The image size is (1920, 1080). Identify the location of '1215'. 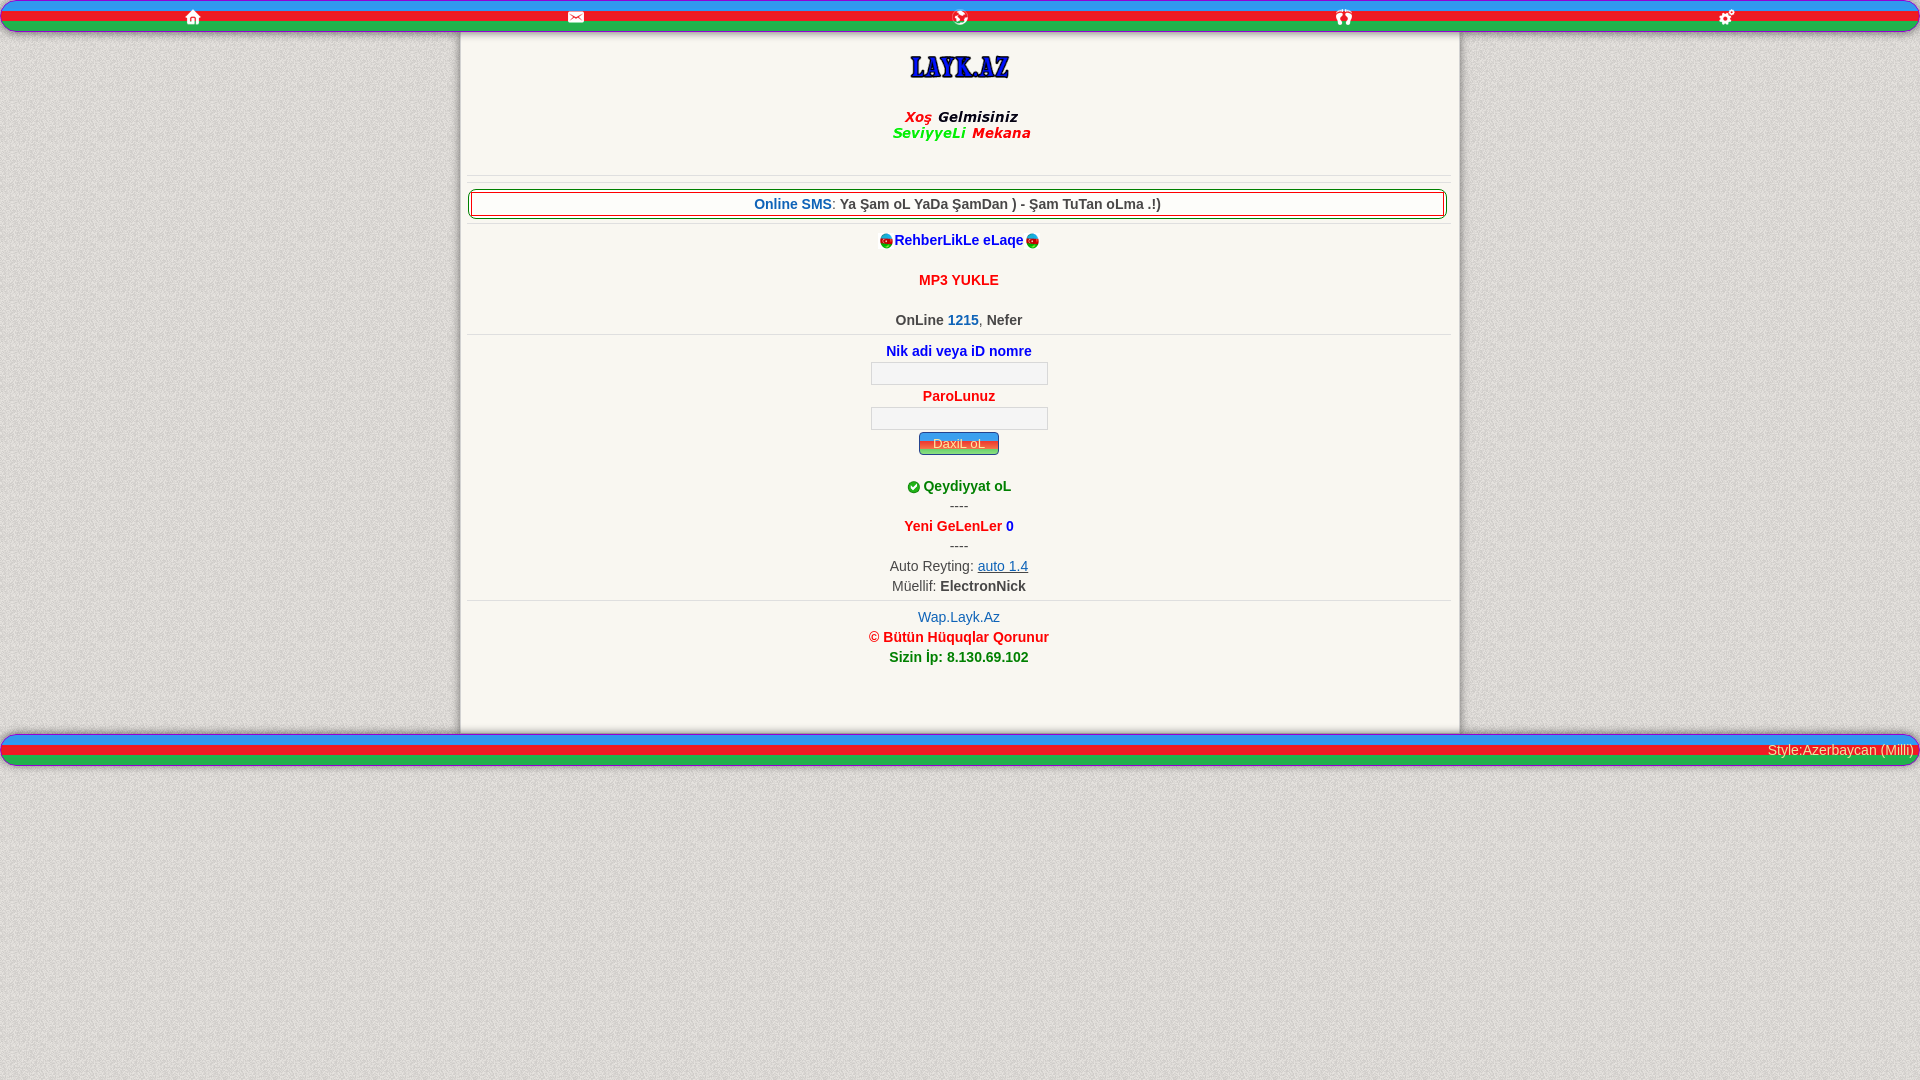
(963, 319).